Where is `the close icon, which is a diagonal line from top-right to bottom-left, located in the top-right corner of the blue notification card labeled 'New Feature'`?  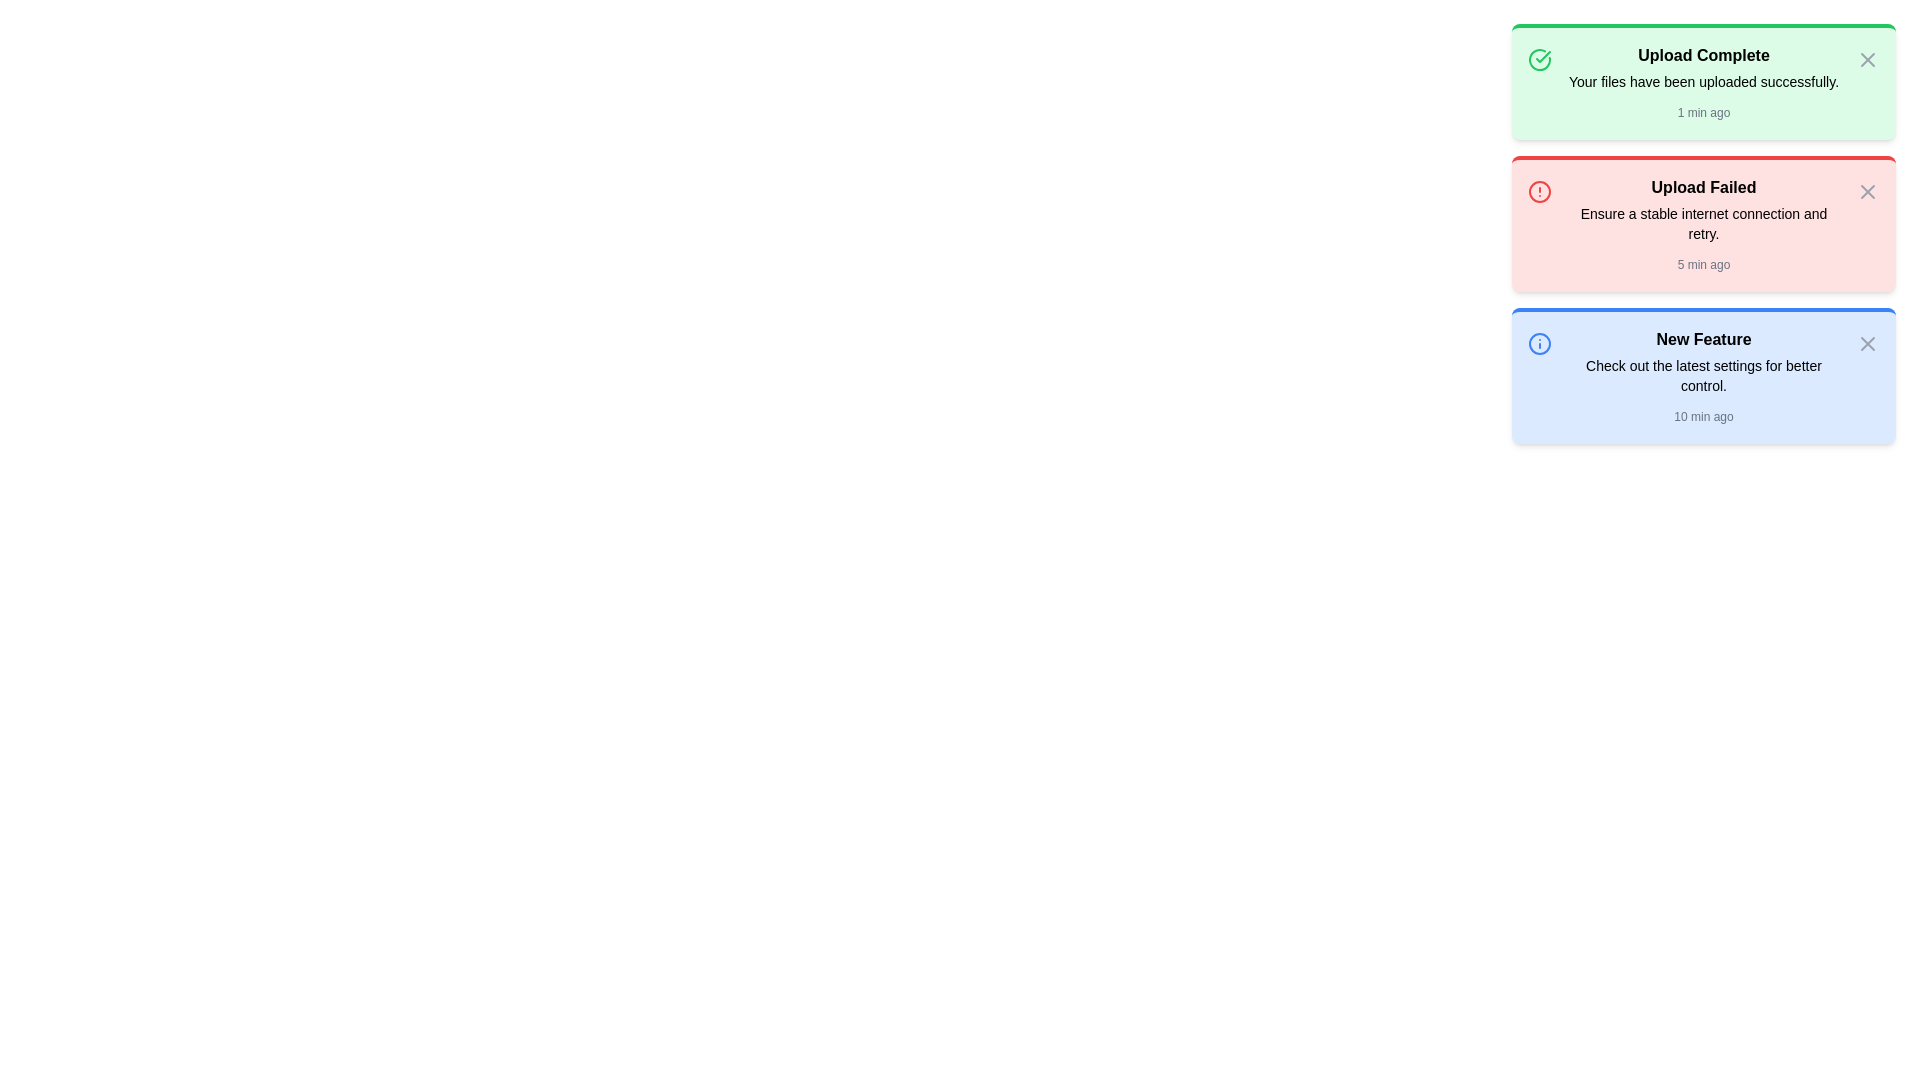 the close icon, which is a diagonal line from top-right to bottom-left, located in the top-right corner of the blue notification card labeled 'New Feature' is located at coordinates (1866, 342).